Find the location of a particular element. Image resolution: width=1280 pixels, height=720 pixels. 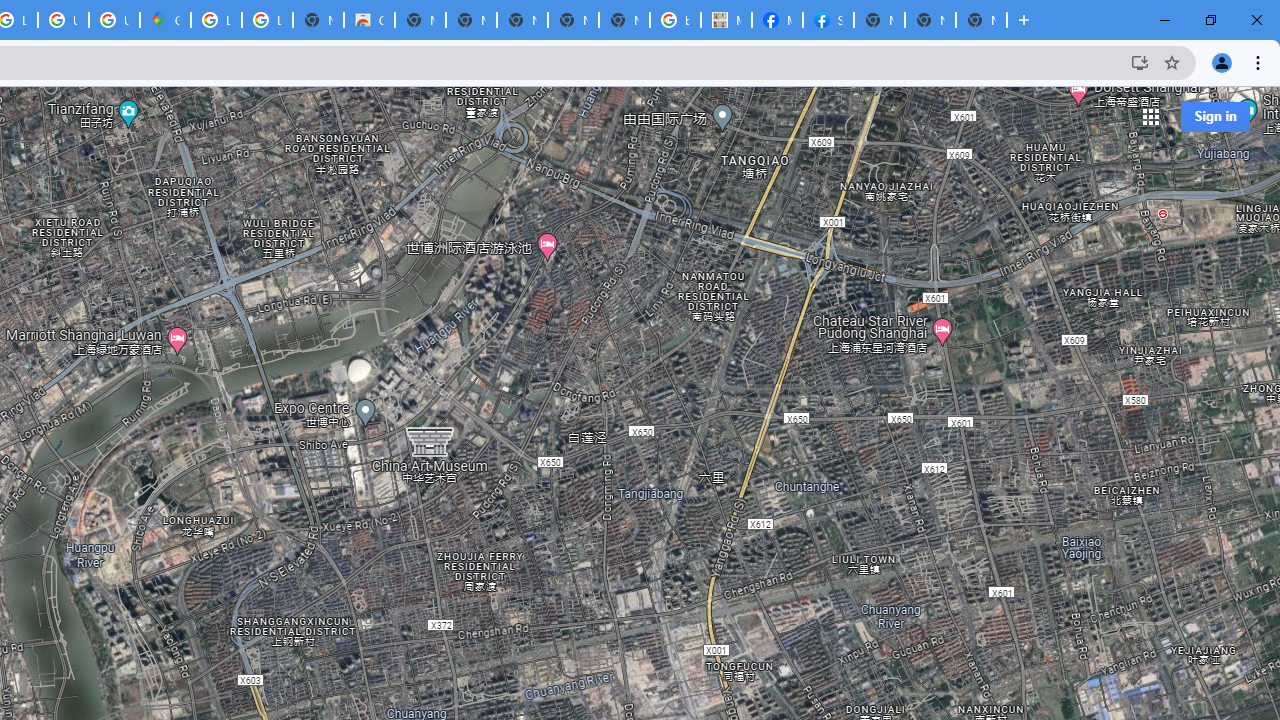

'Chrome Web Store' is located at coordinates (369, 20).